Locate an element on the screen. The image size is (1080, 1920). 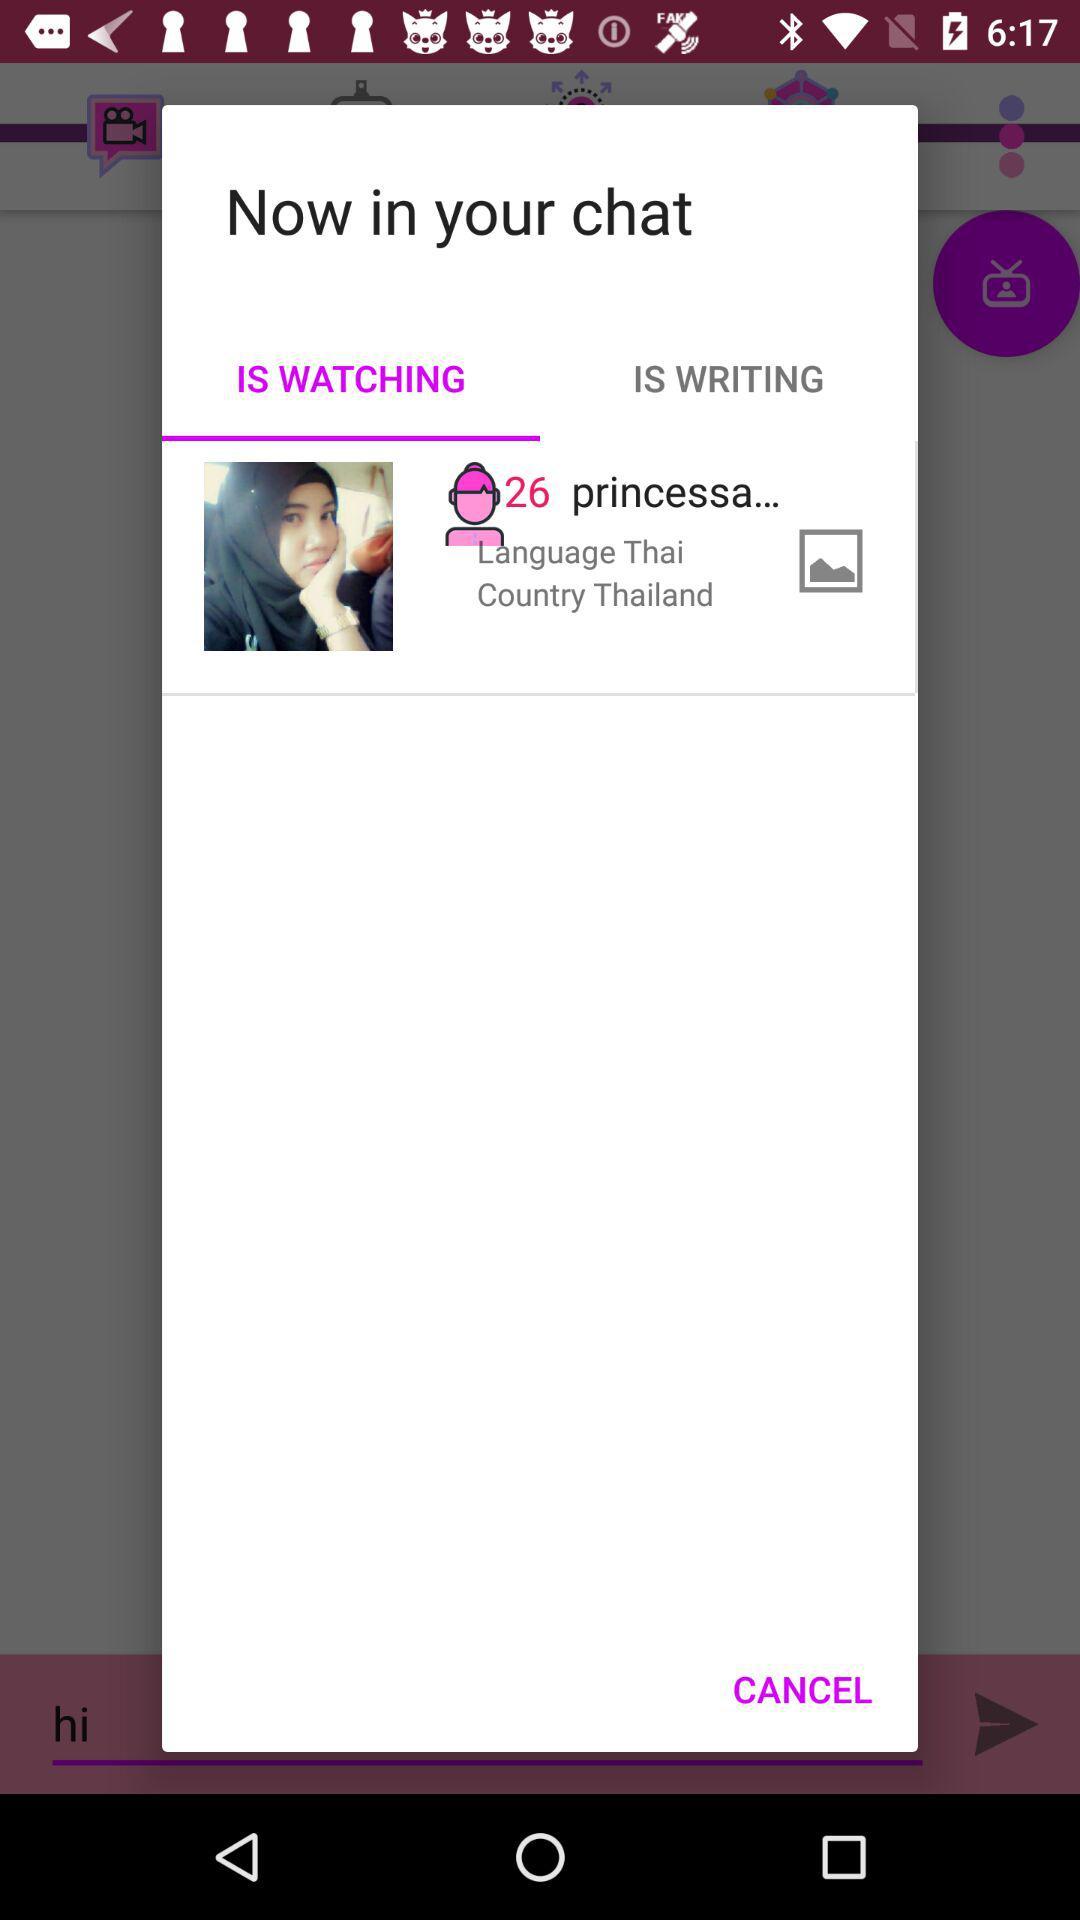
the profile picture is located at coordinates (298, 556).